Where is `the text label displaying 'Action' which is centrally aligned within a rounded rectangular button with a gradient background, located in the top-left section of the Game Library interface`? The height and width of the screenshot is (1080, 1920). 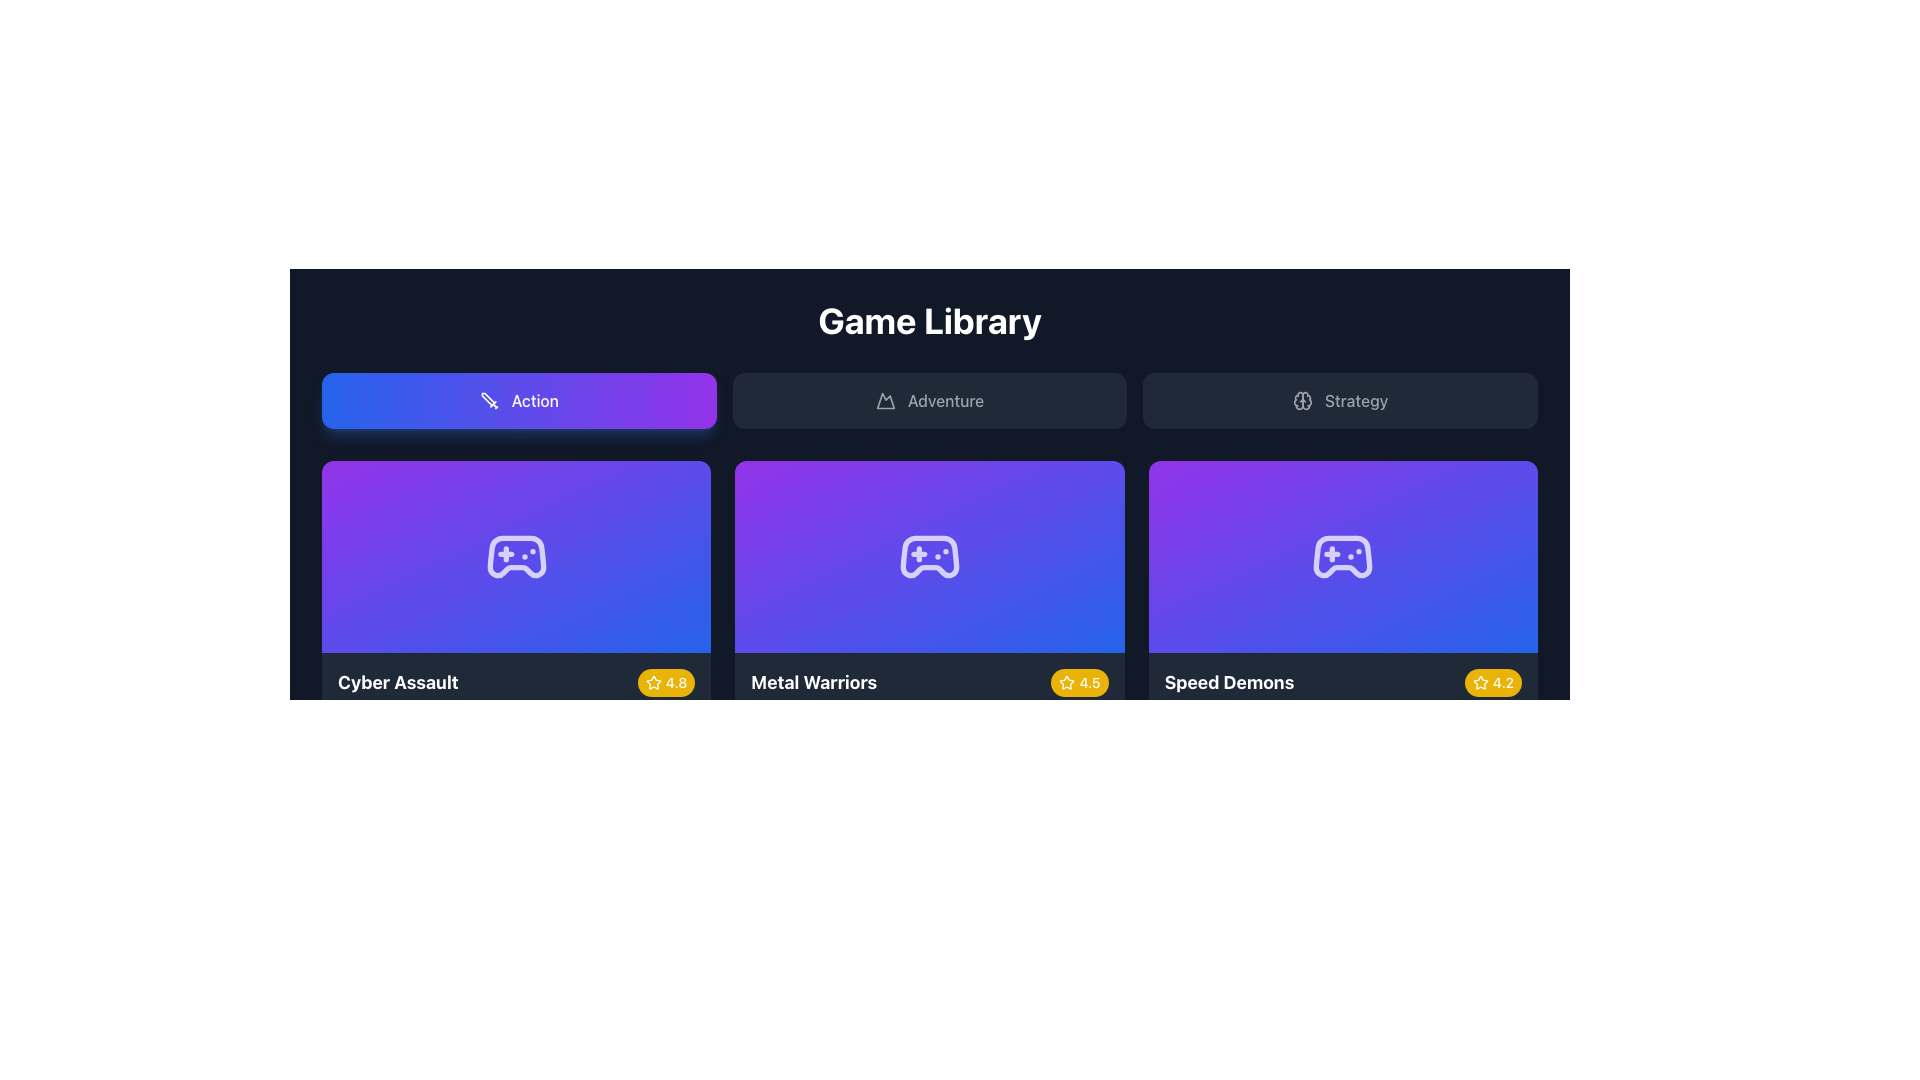 the text label displaying 'Action' which is centrally aligned within a rounded rectangular button with a gradient background, located in the top-left section of the Game Library interface is located at coordinates (535, 401).